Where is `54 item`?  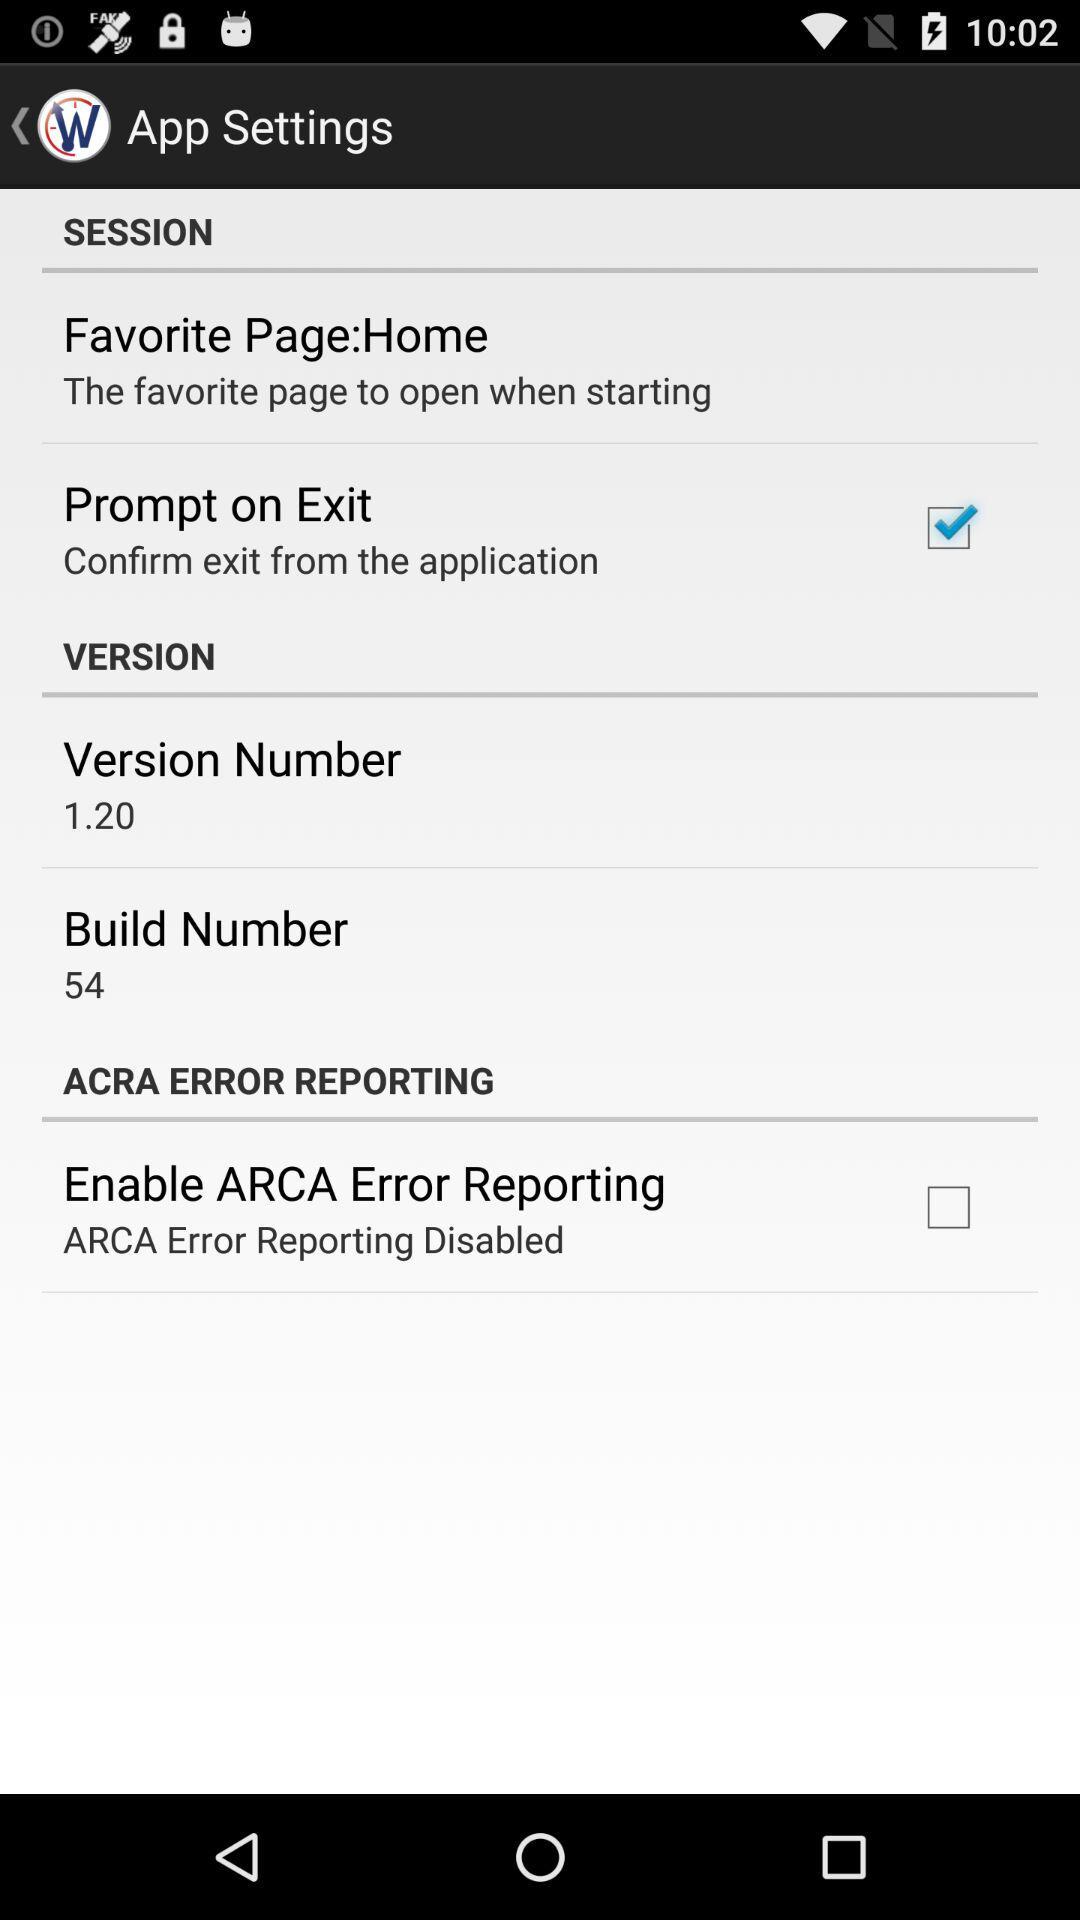 54 item is located at coordinates (83, 983).